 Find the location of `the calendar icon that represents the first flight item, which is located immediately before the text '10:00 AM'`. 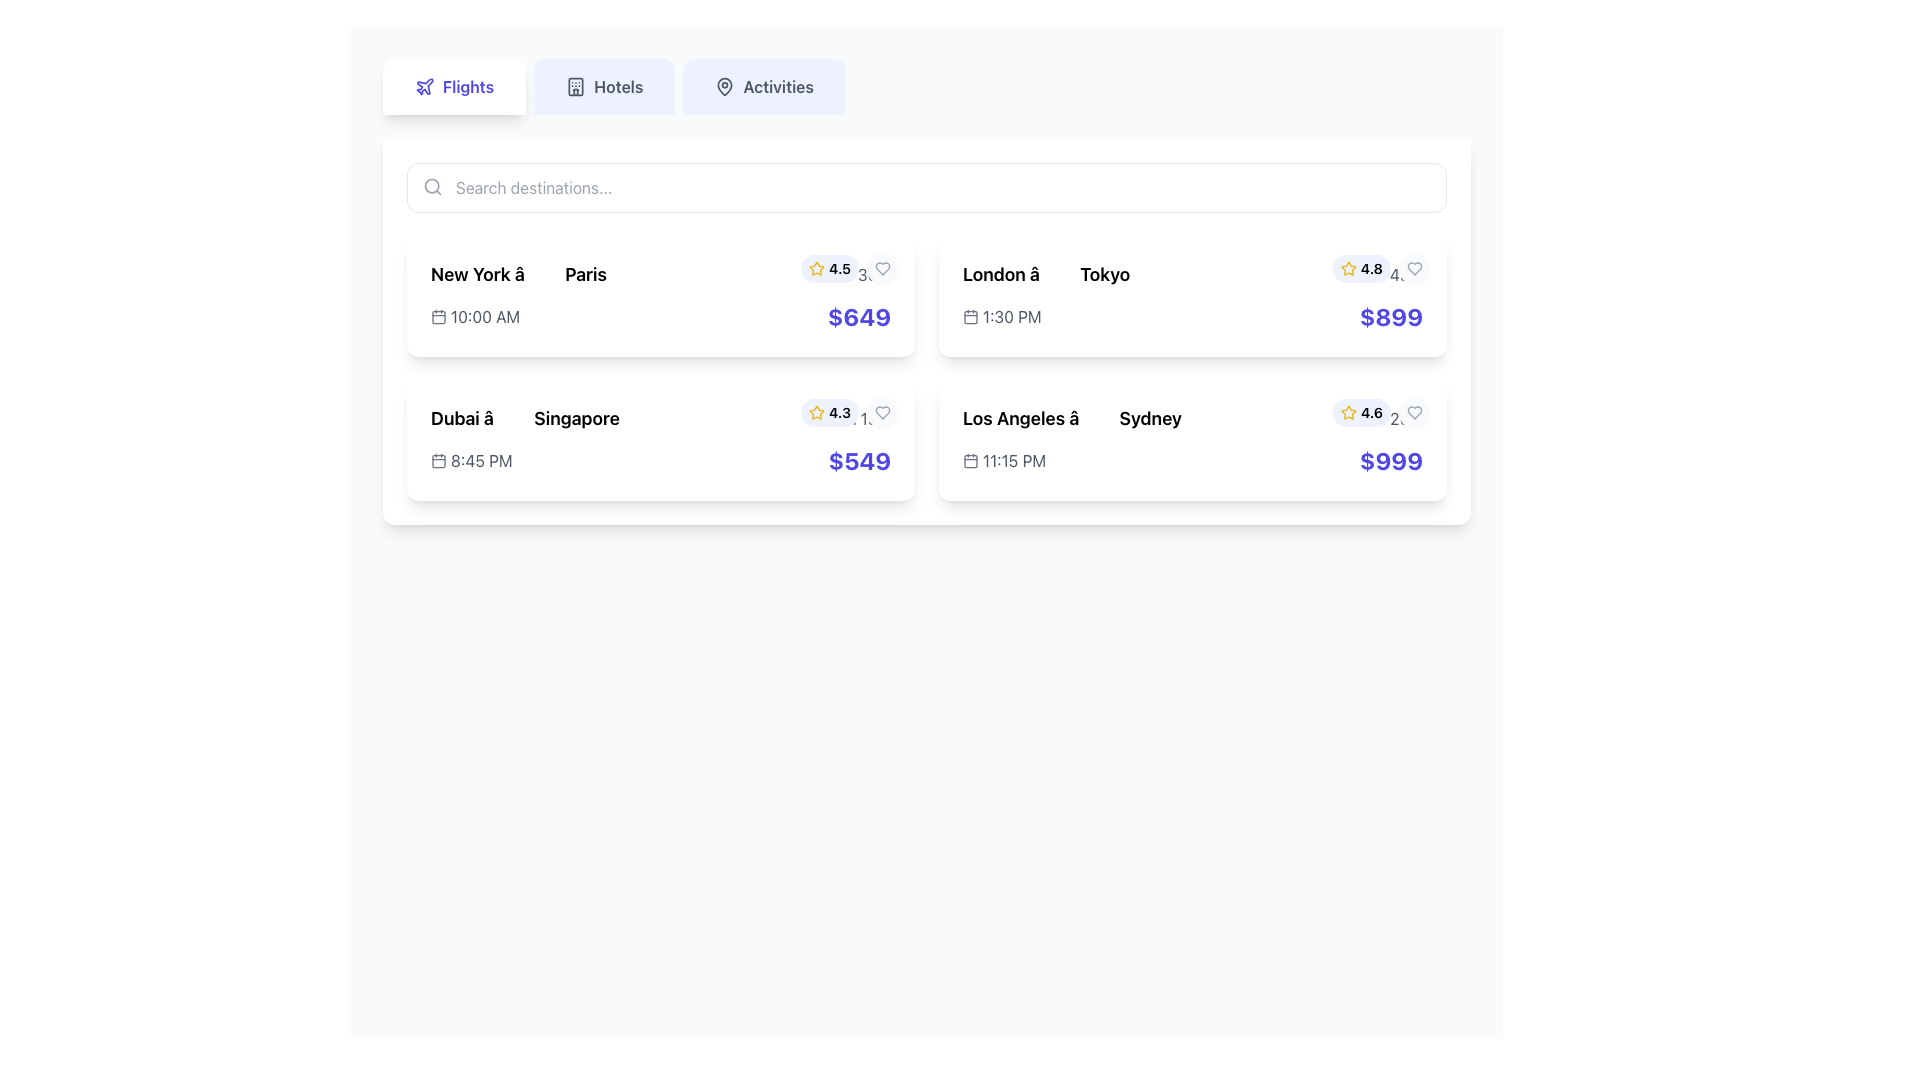

the calendar icon that represents the first flight item, which is located immediately before the text '10:00 AM' is located at coordinates (437, 315).